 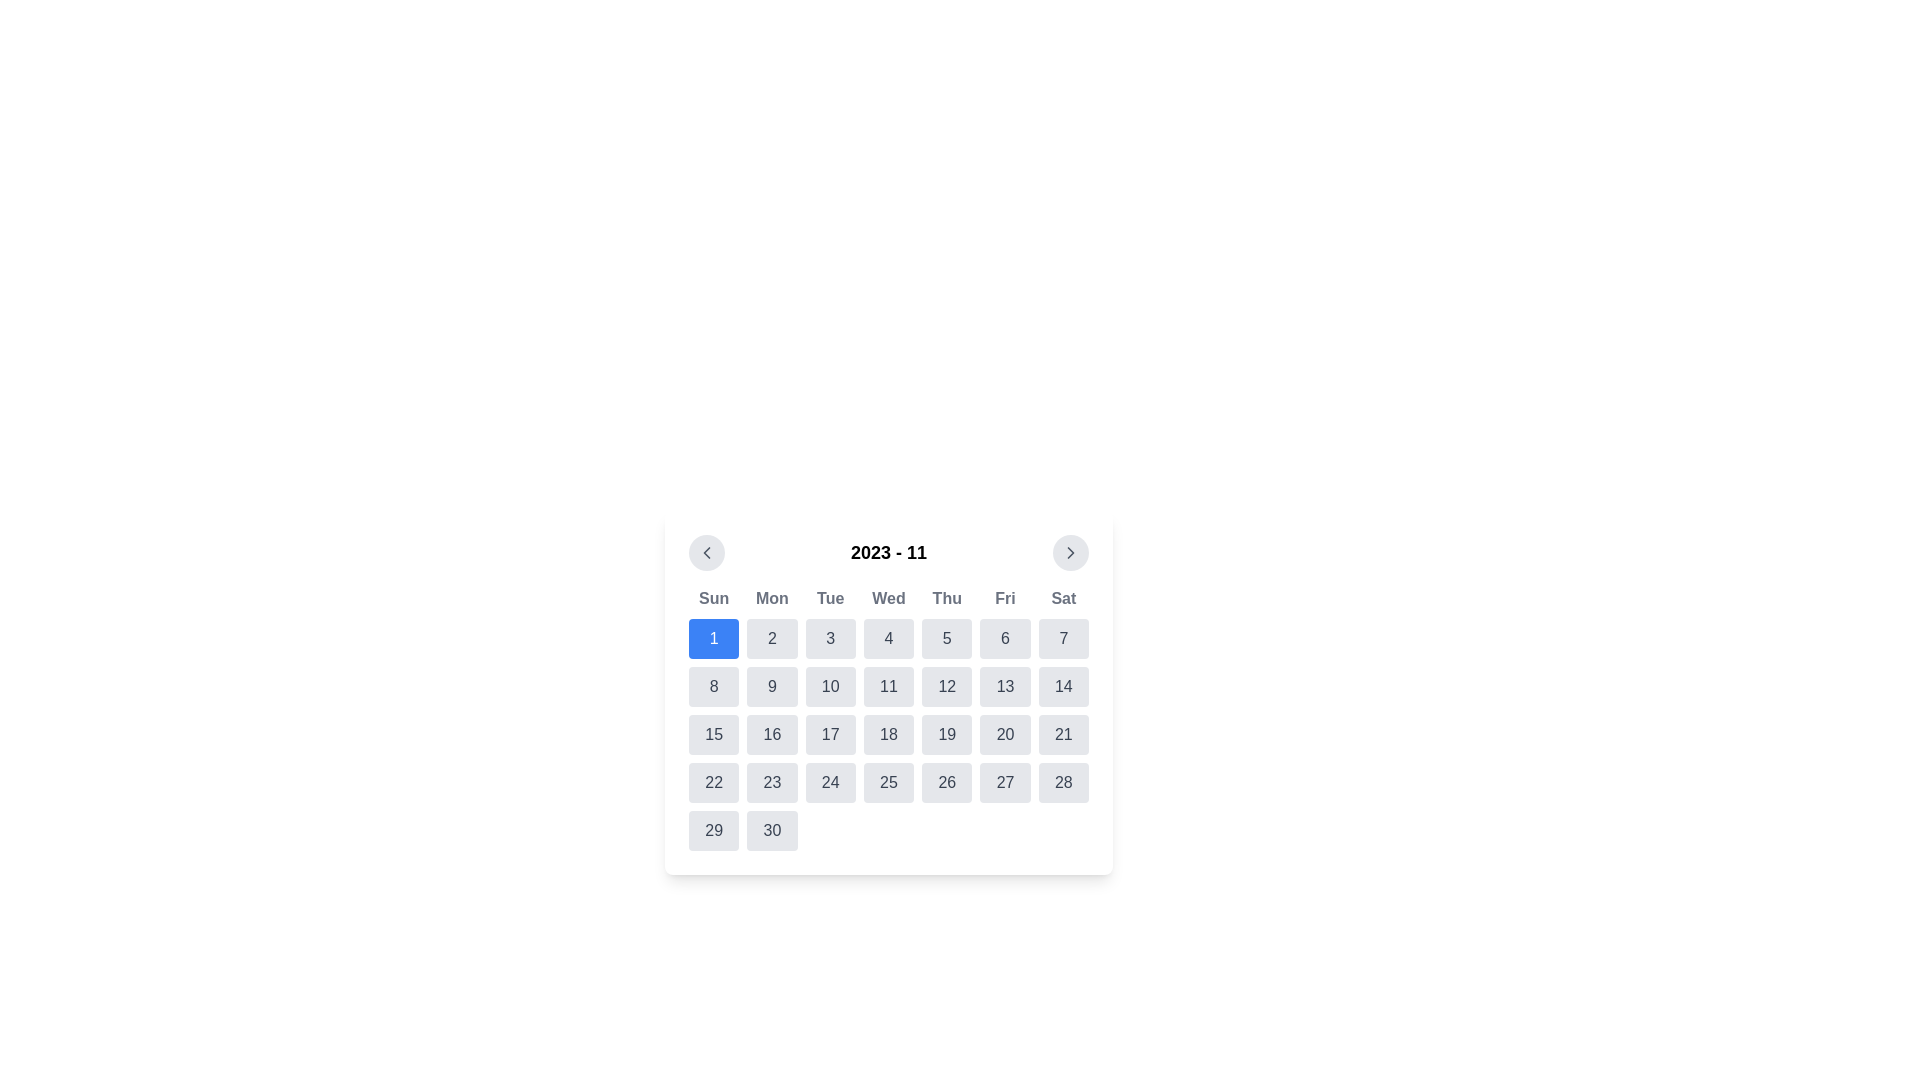 I want to click on the Chevron icon in the top-right corner of the calendar interface for visual feedback, so click(x=1069, y=552).